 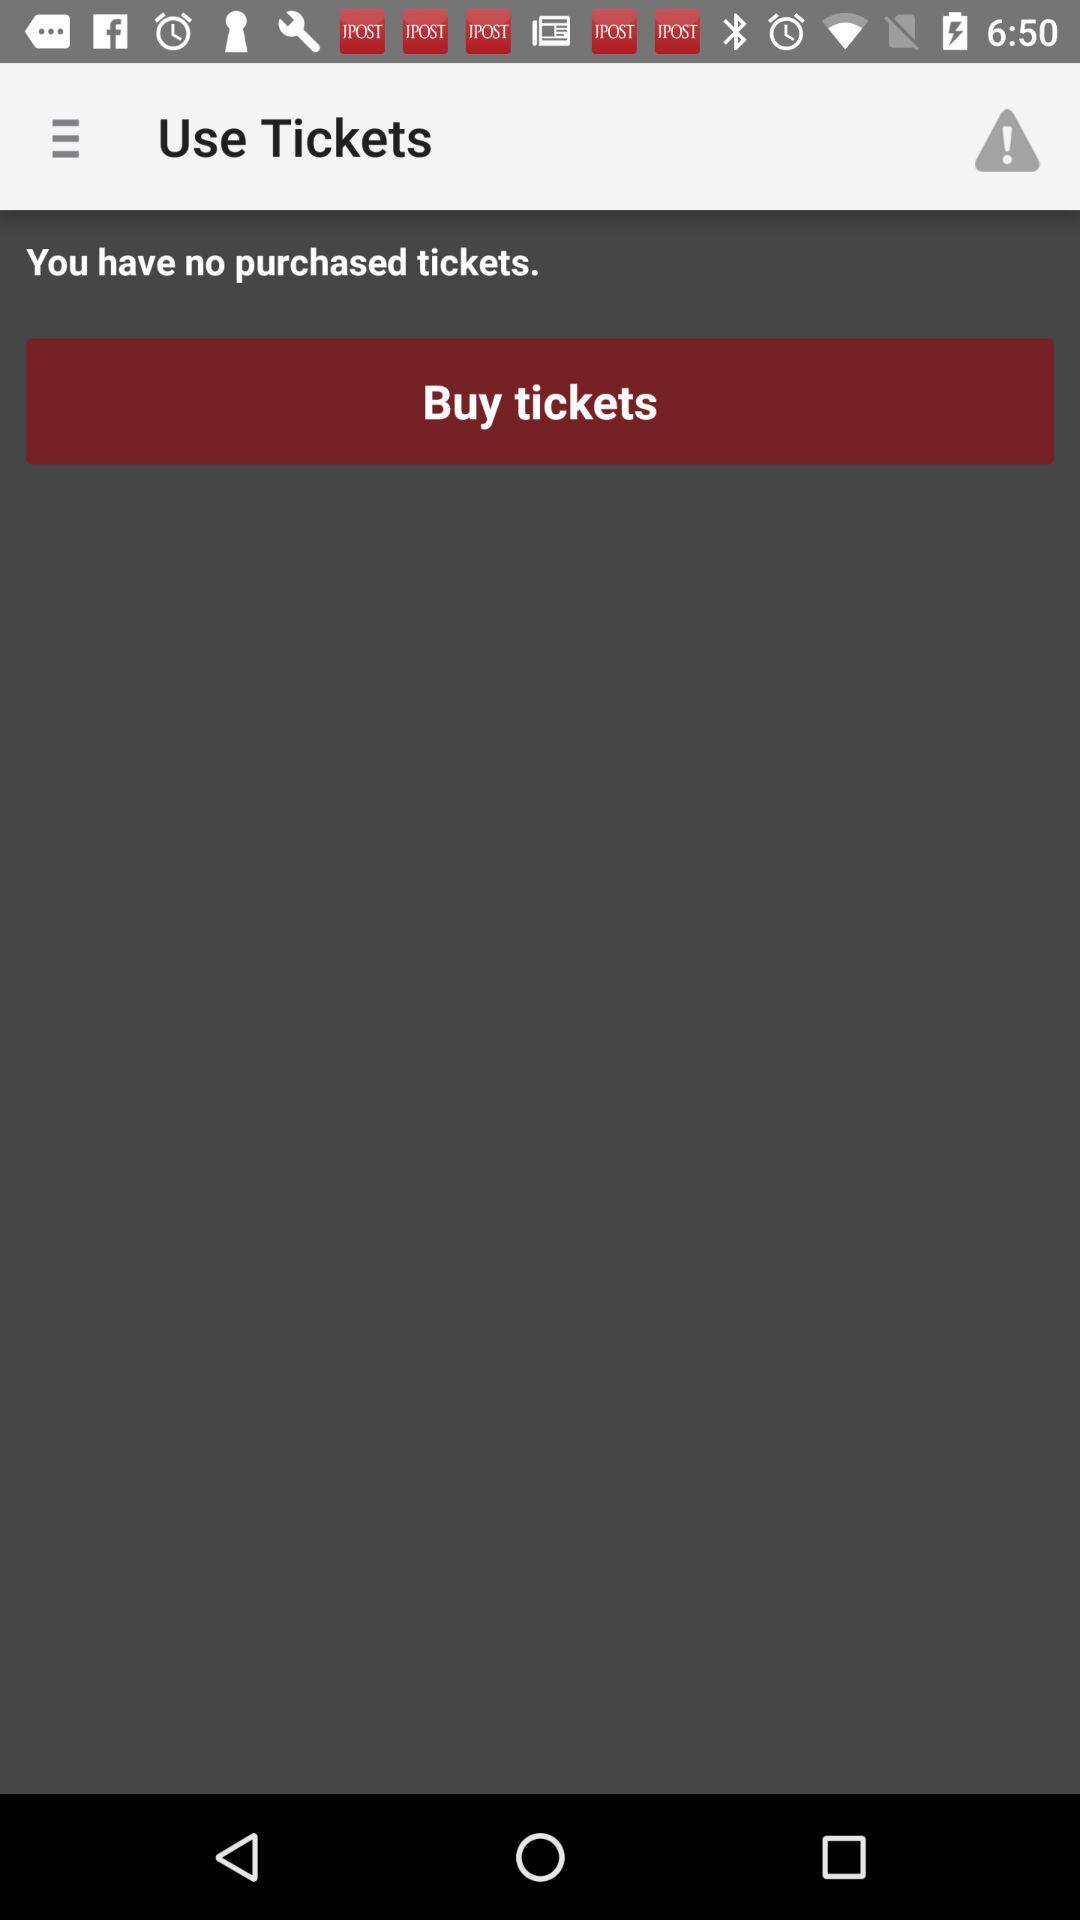 I want to click on icon next to use tickets app, so click(x=1017, y=135).